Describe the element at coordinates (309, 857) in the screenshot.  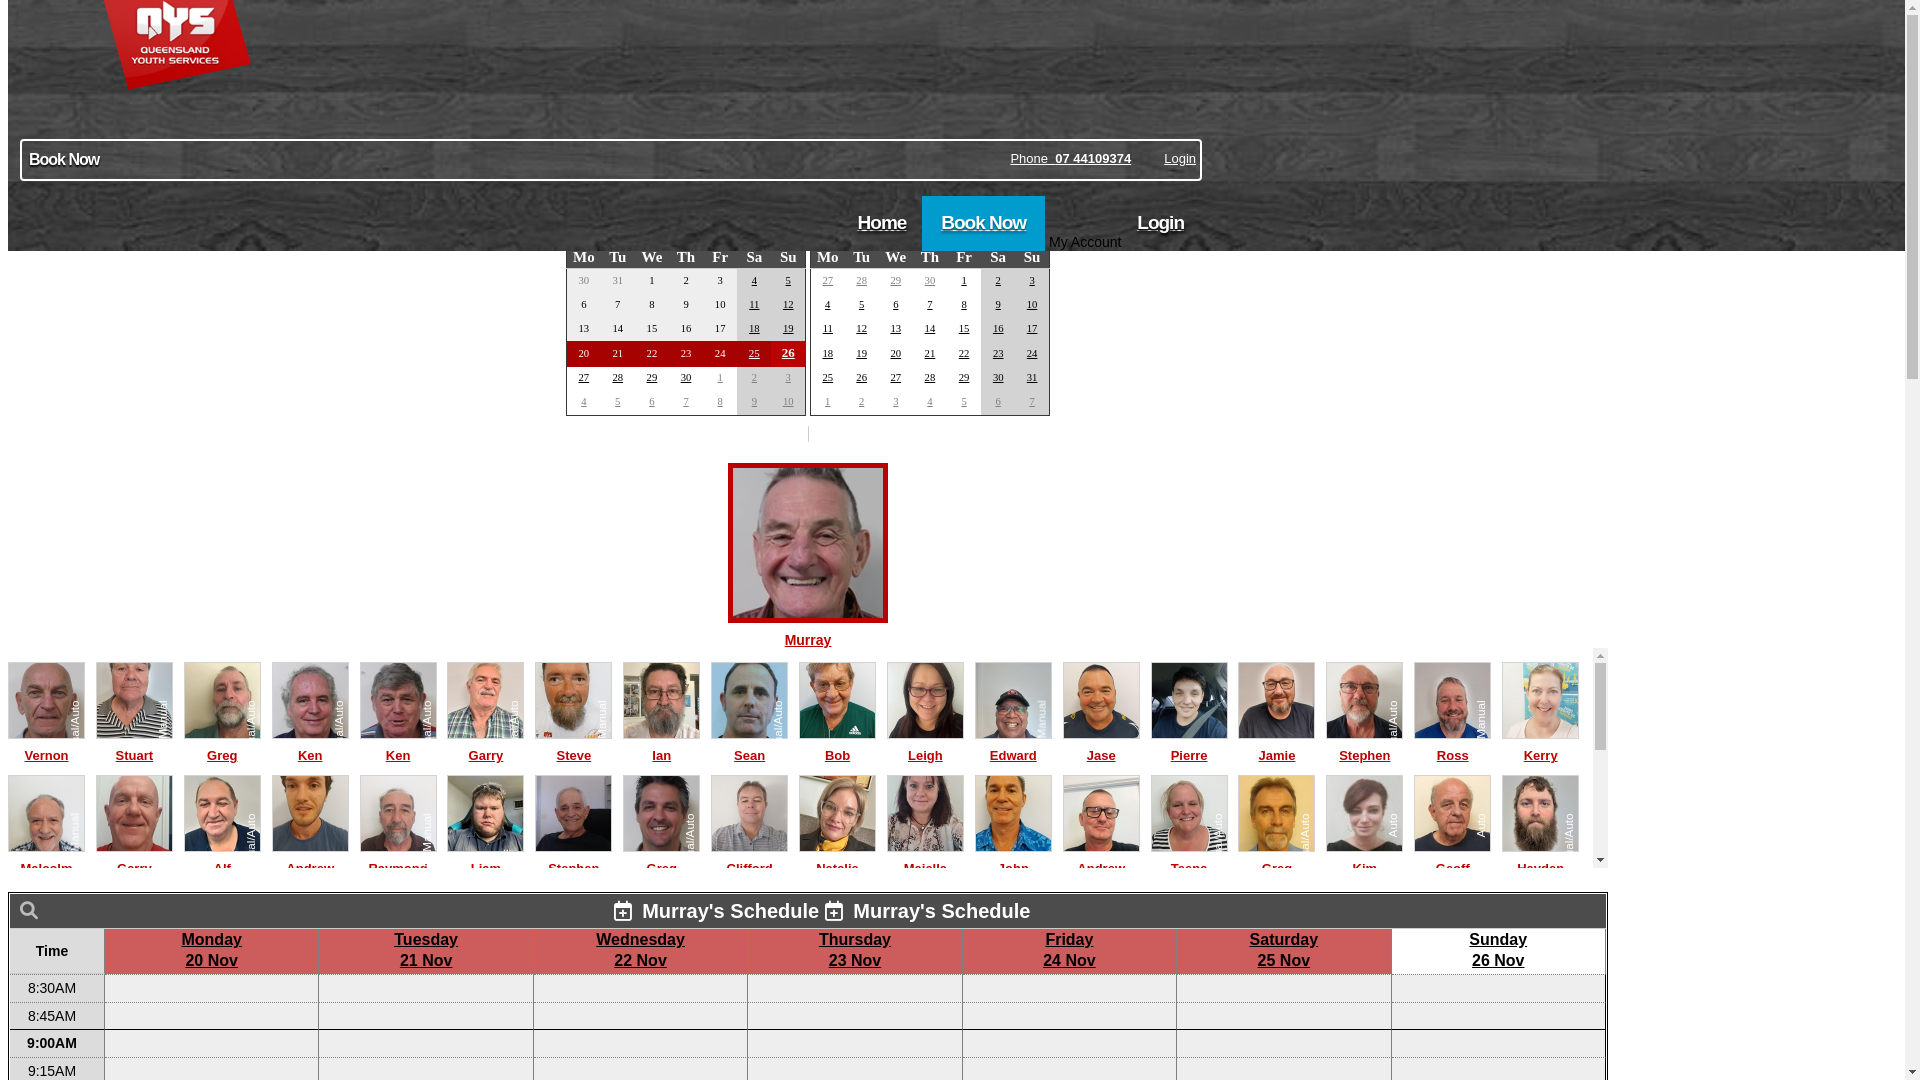
I see `'Andrew'` at that location.